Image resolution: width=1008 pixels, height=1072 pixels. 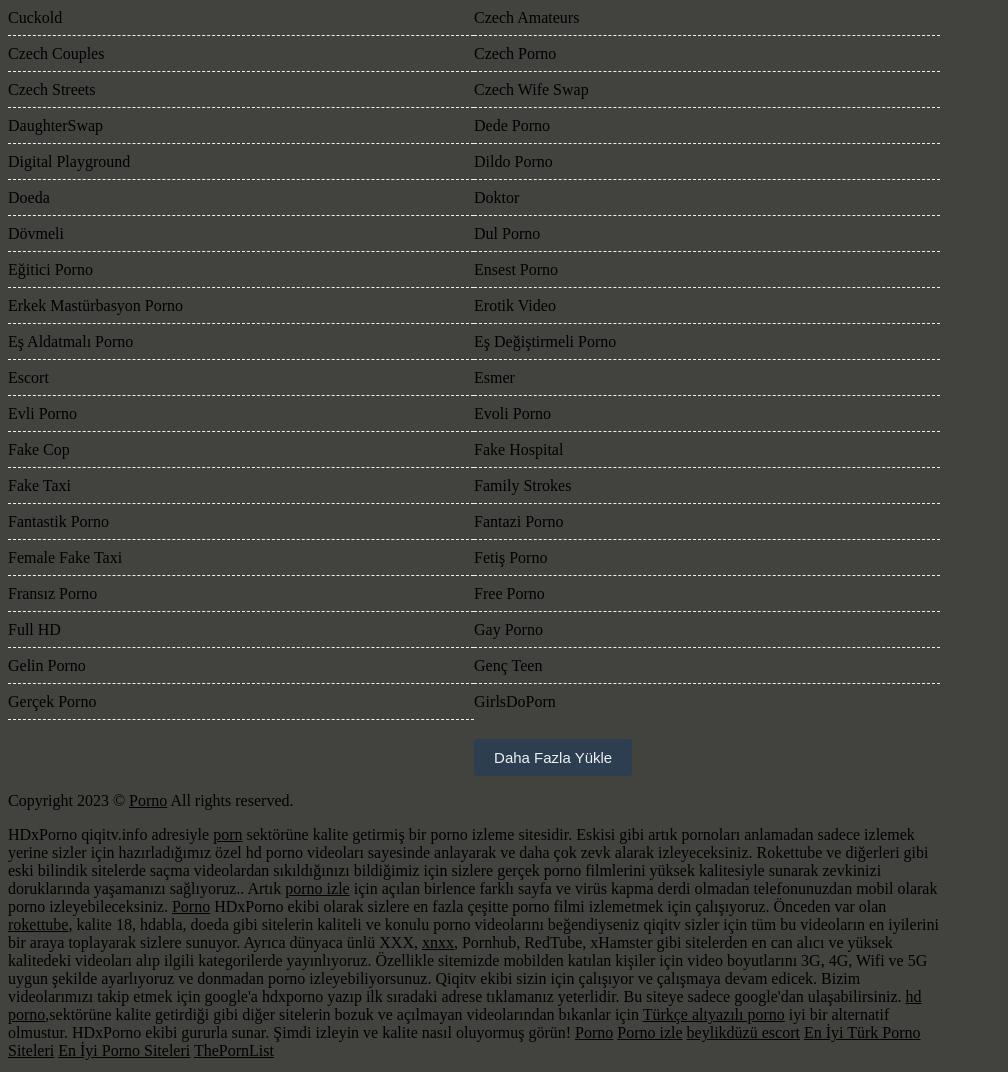 I want to click on 'Copyright 2023 ©', so click(x=68, y=800).